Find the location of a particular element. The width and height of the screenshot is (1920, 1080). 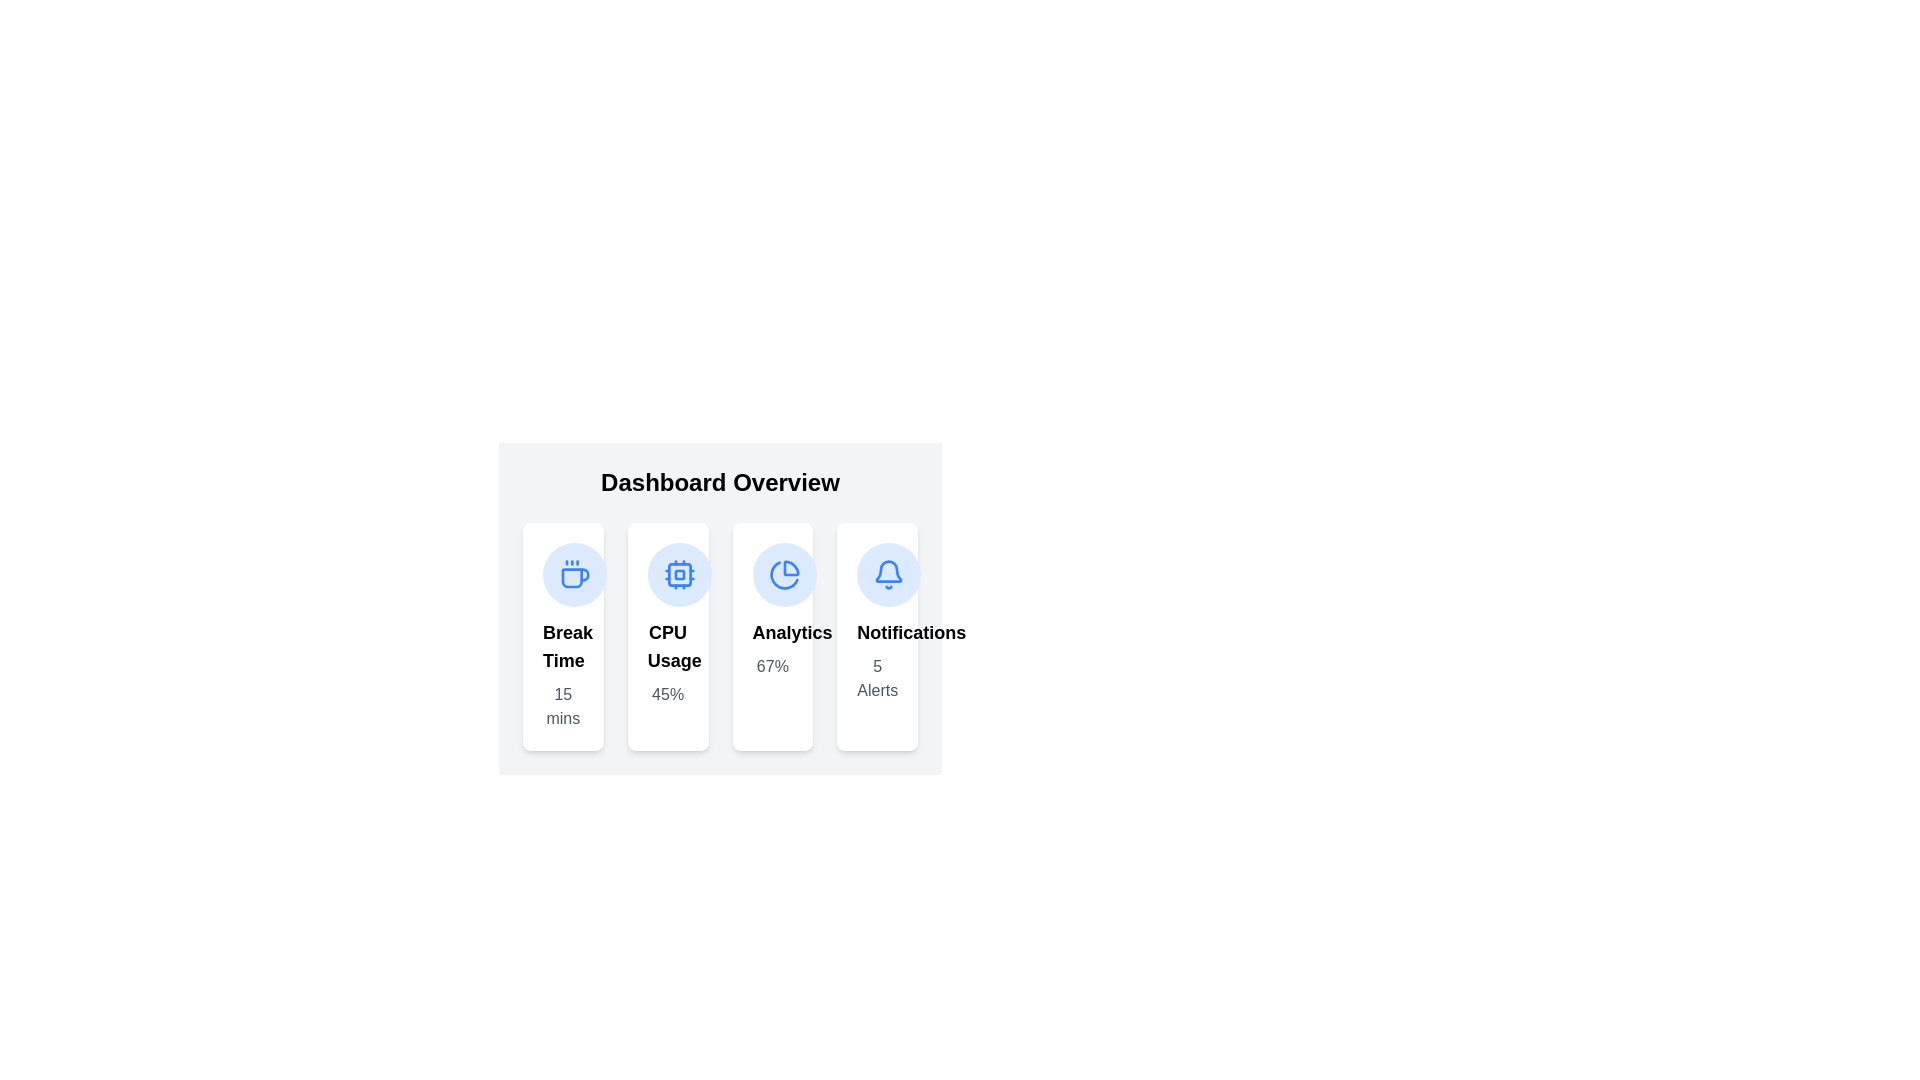

the notification icon located in the bottom-right corner of the dashboard card displaying 'Notifications' is located at coordinates (888, 571).